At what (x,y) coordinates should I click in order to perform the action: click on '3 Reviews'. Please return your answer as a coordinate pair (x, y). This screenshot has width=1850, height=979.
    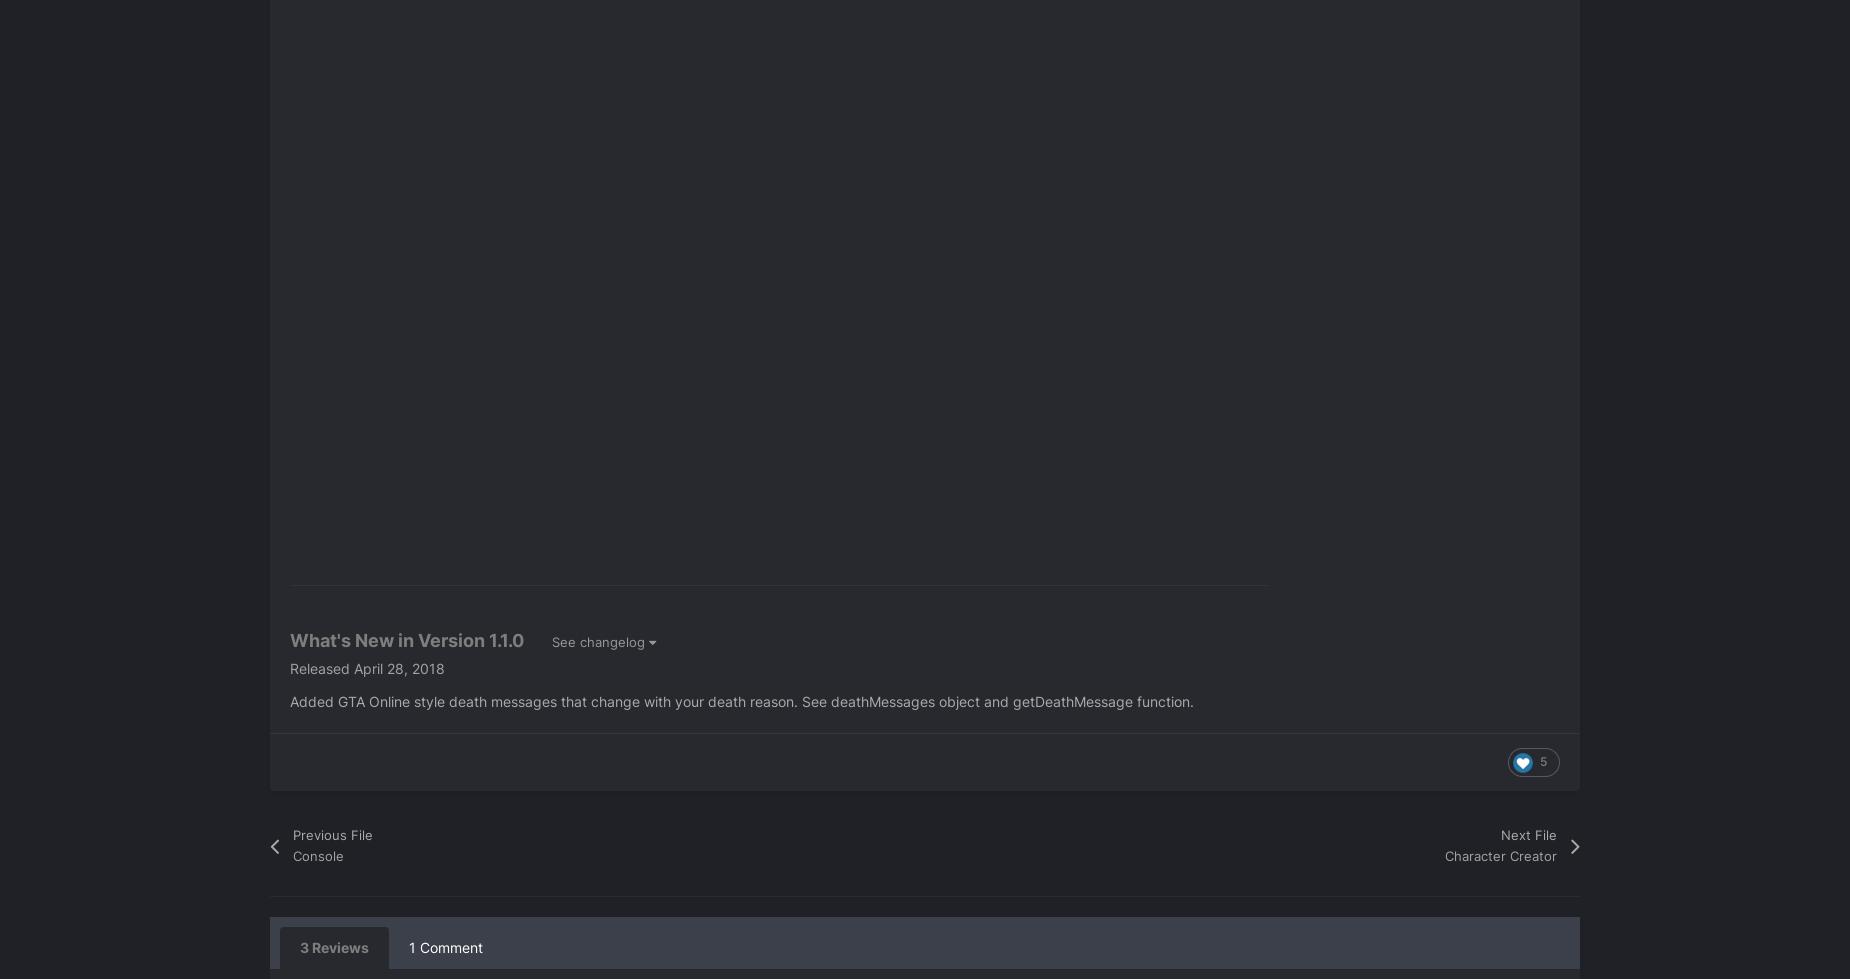
    Looking at the image, I should click on (333, 946).